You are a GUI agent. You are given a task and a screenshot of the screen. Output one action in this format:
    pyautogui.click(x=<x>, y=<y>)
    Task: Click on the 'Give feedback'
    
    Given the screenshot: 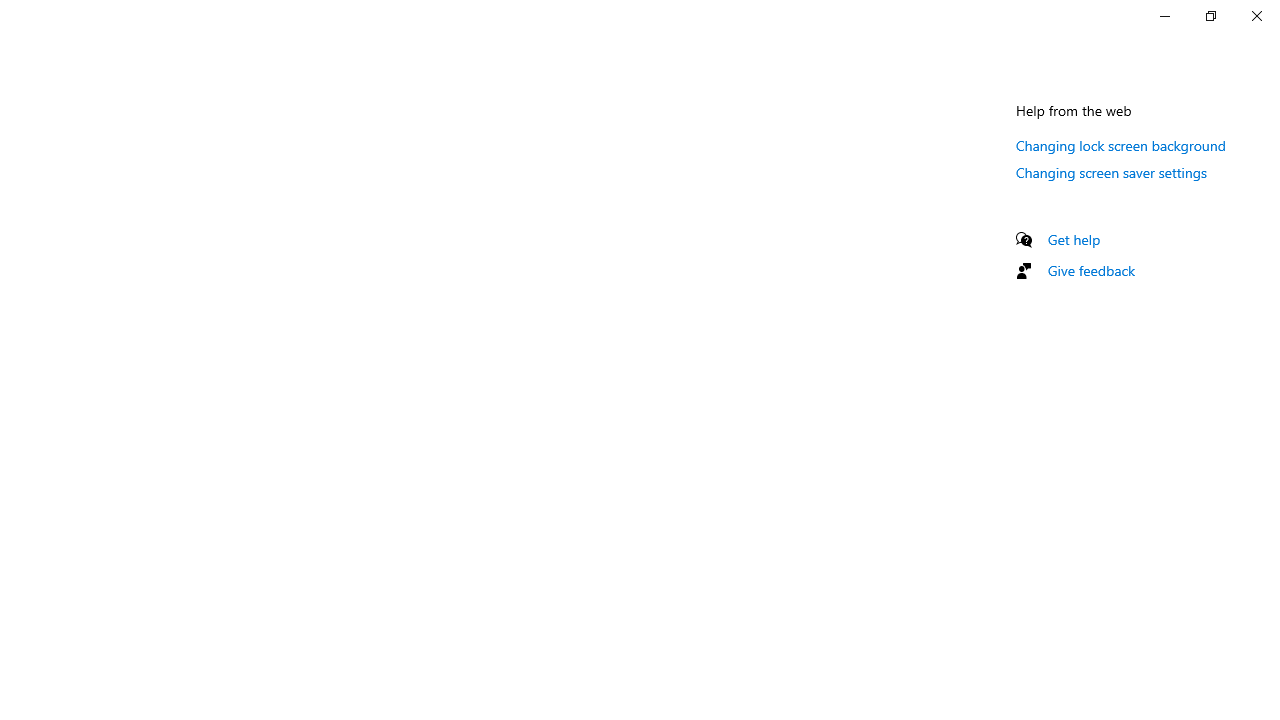 What is the action you would take?
    pyautogui.click(x=1090, y=270)
    